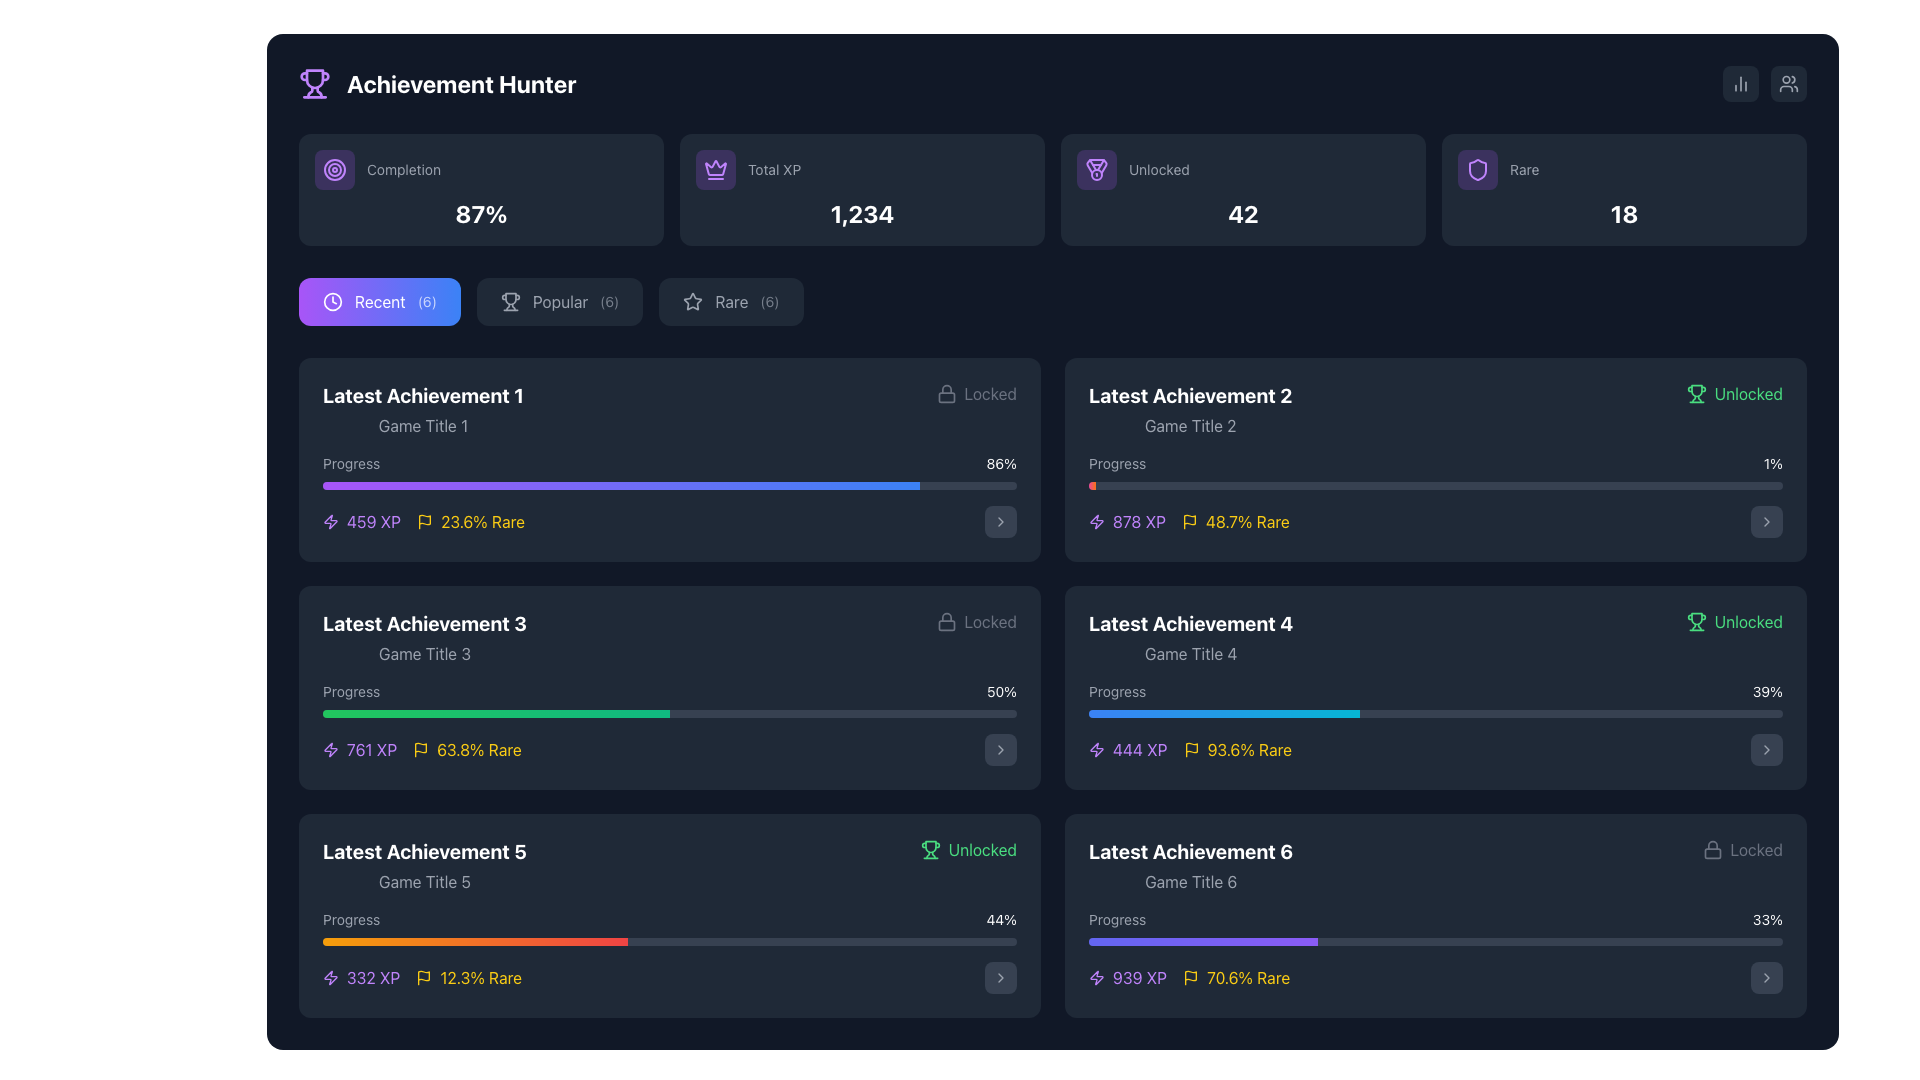 Image resolution: width=1920 pixels, height=1080 pixels. Describe the element at coordinates (1695, 620) in the screenshot. I see `the 'unlocked' status icon of the 'Latest Achievement 6' section located at the bottom-right corner of the interface` at that location.